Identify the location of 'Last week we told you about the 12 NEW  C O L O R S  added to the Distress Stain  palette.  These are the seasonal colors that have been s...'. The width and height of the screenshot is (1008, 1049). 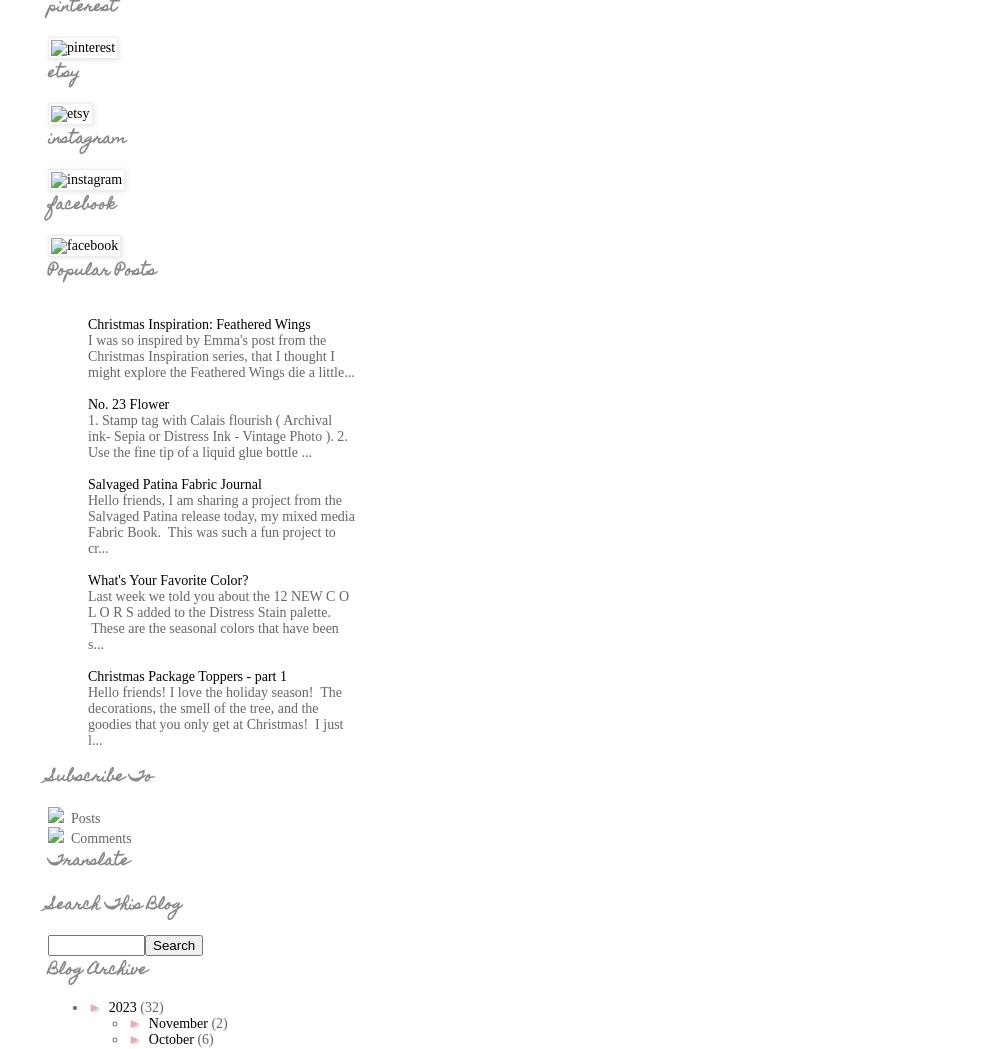
(218, 620).